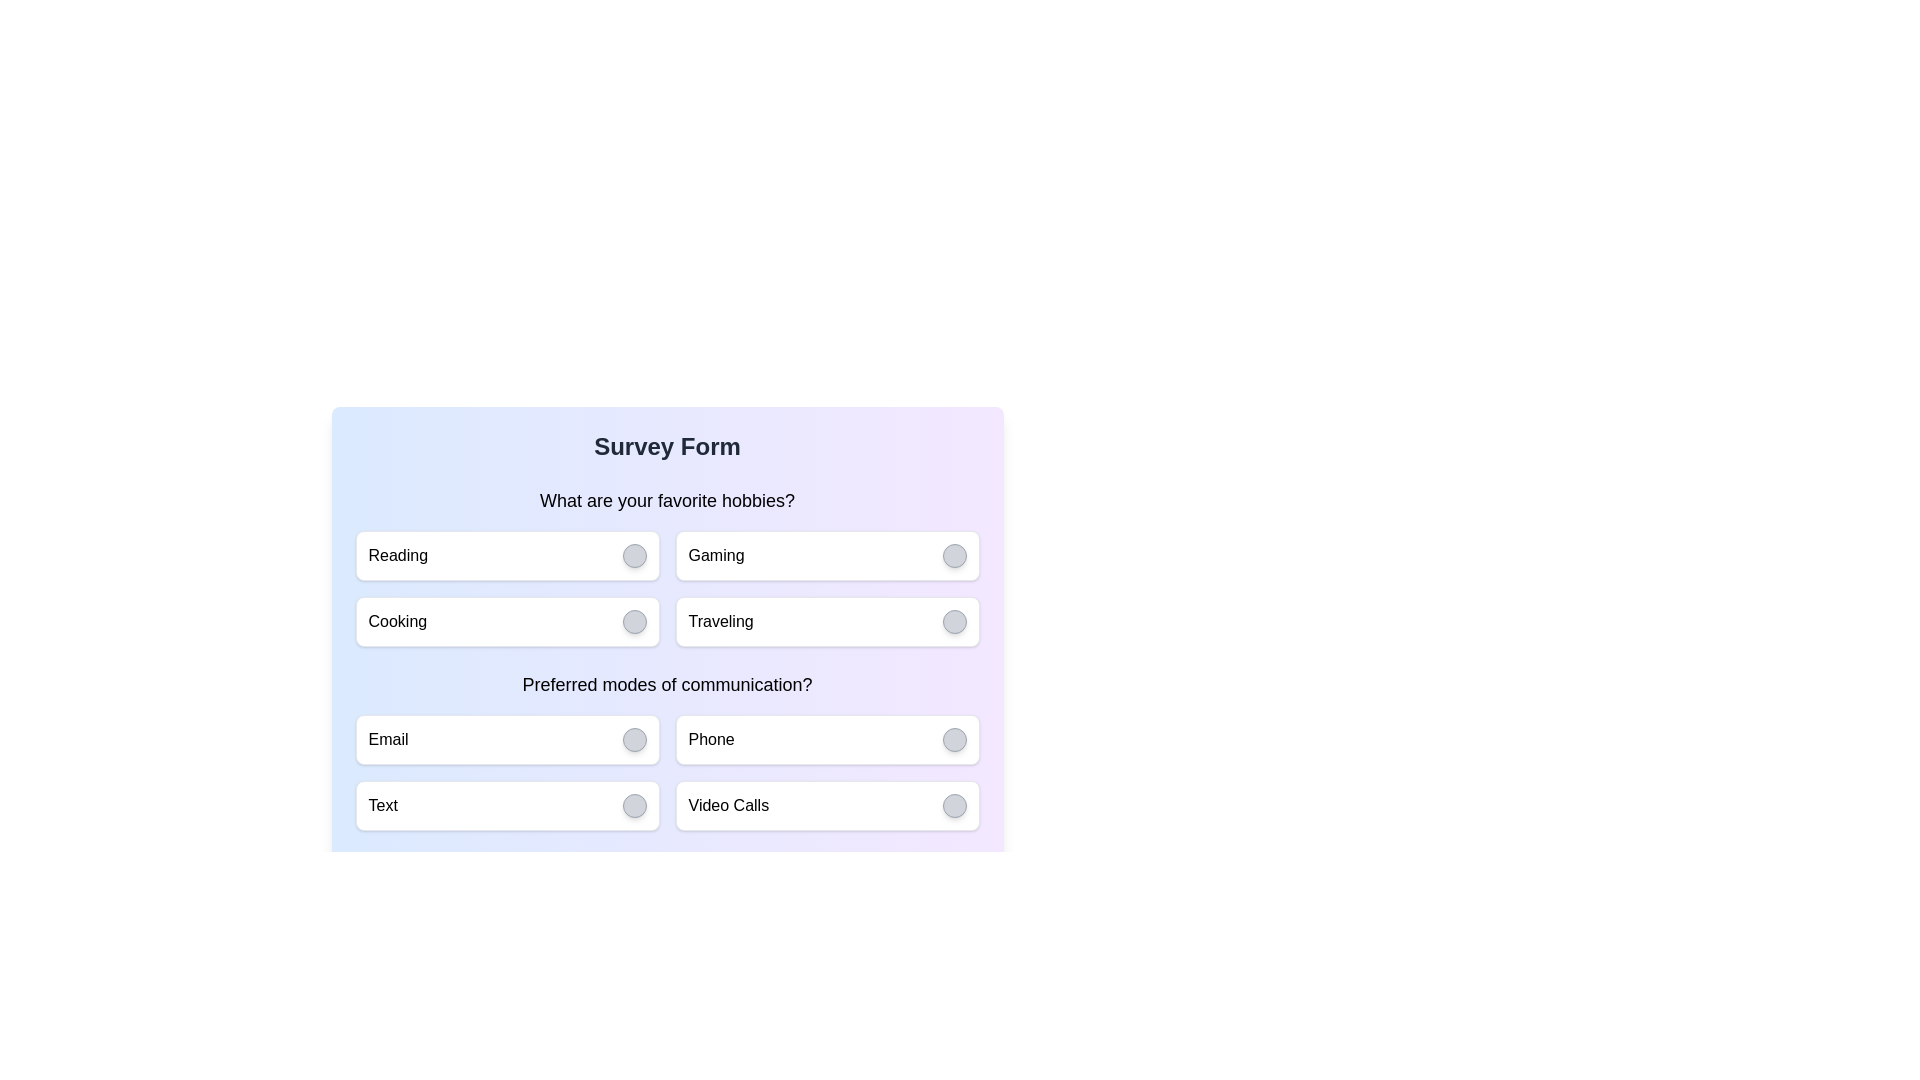 The width and height of the screenshot is (1920, 1080). Describe the element at coordinates (727, 805) in the screenshot. I see `the static text label indicating the option 'Video Calls', which is located in the bottom-right section of the form under the heading 'Preferred modes of communication?' and is immediately to the left of a radio button` at that location.